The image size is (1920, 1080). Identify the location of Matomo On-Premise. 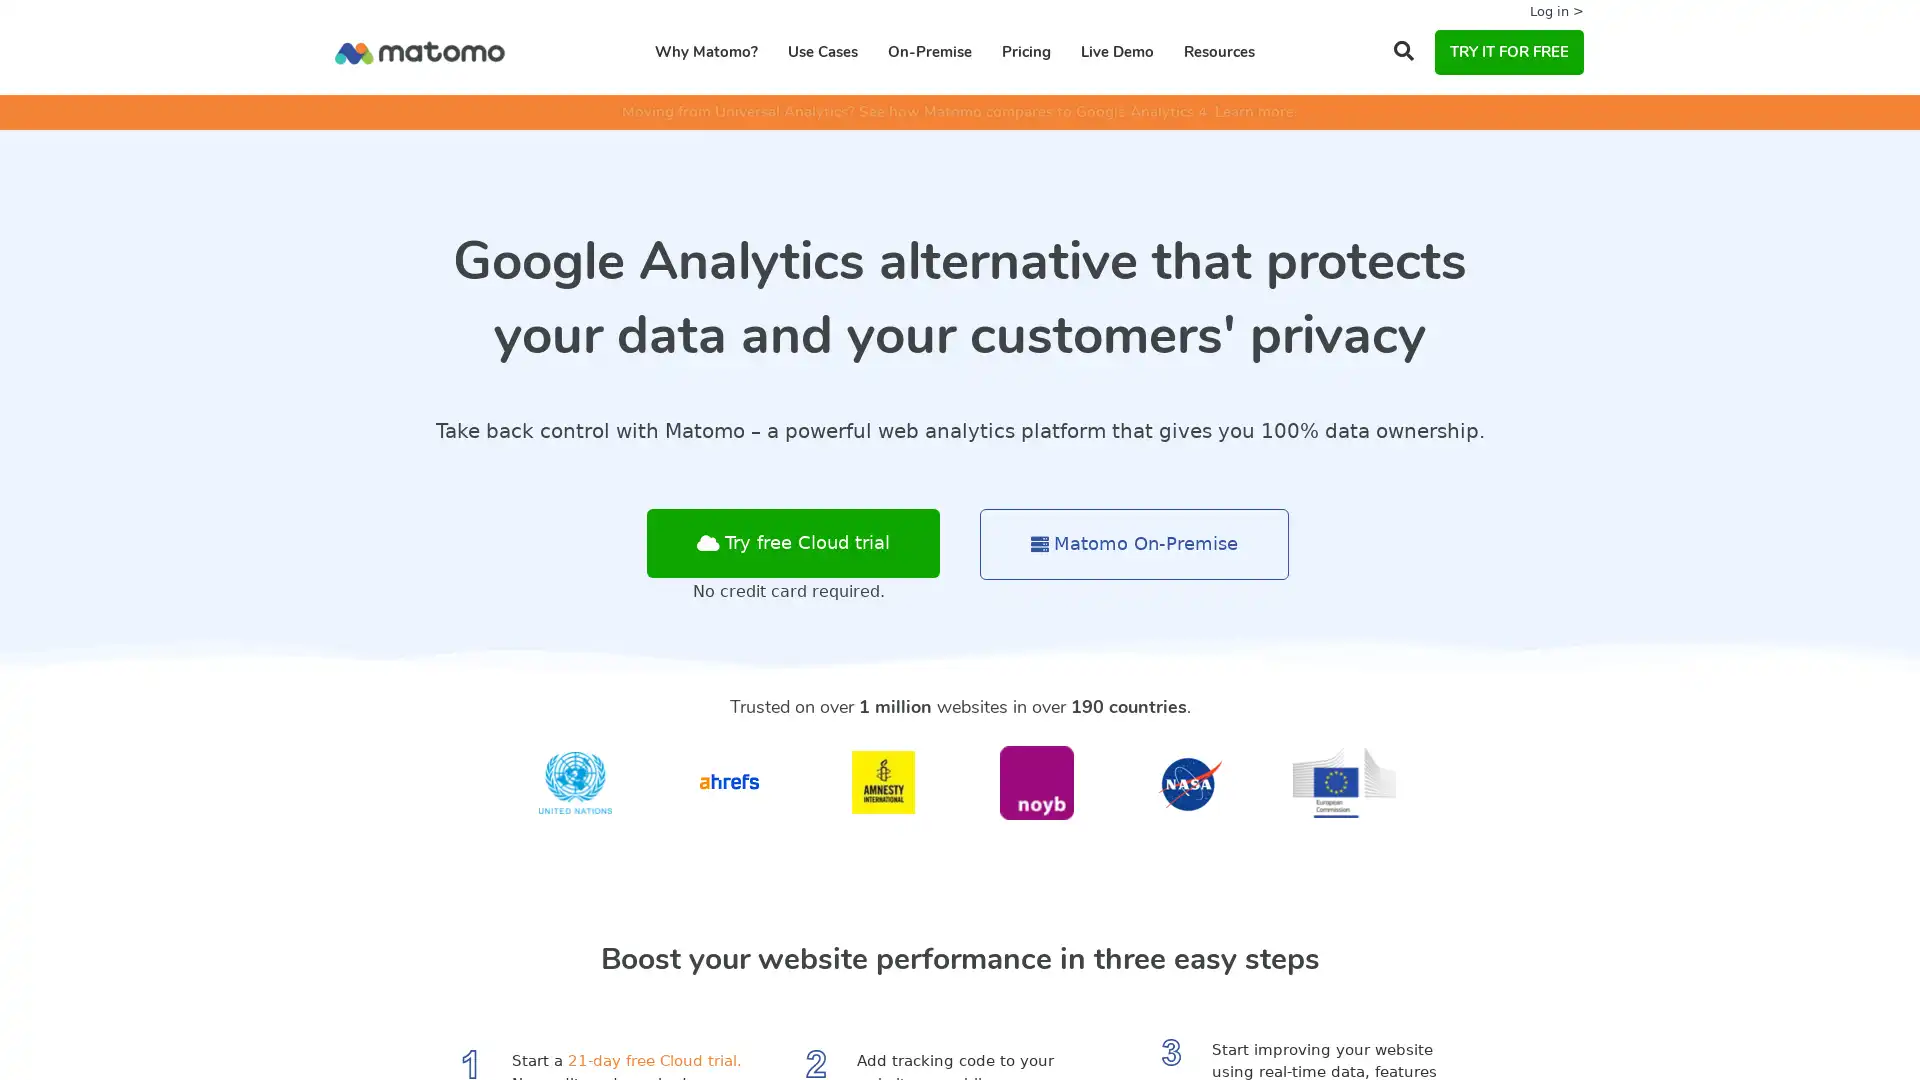
(1134, 544).